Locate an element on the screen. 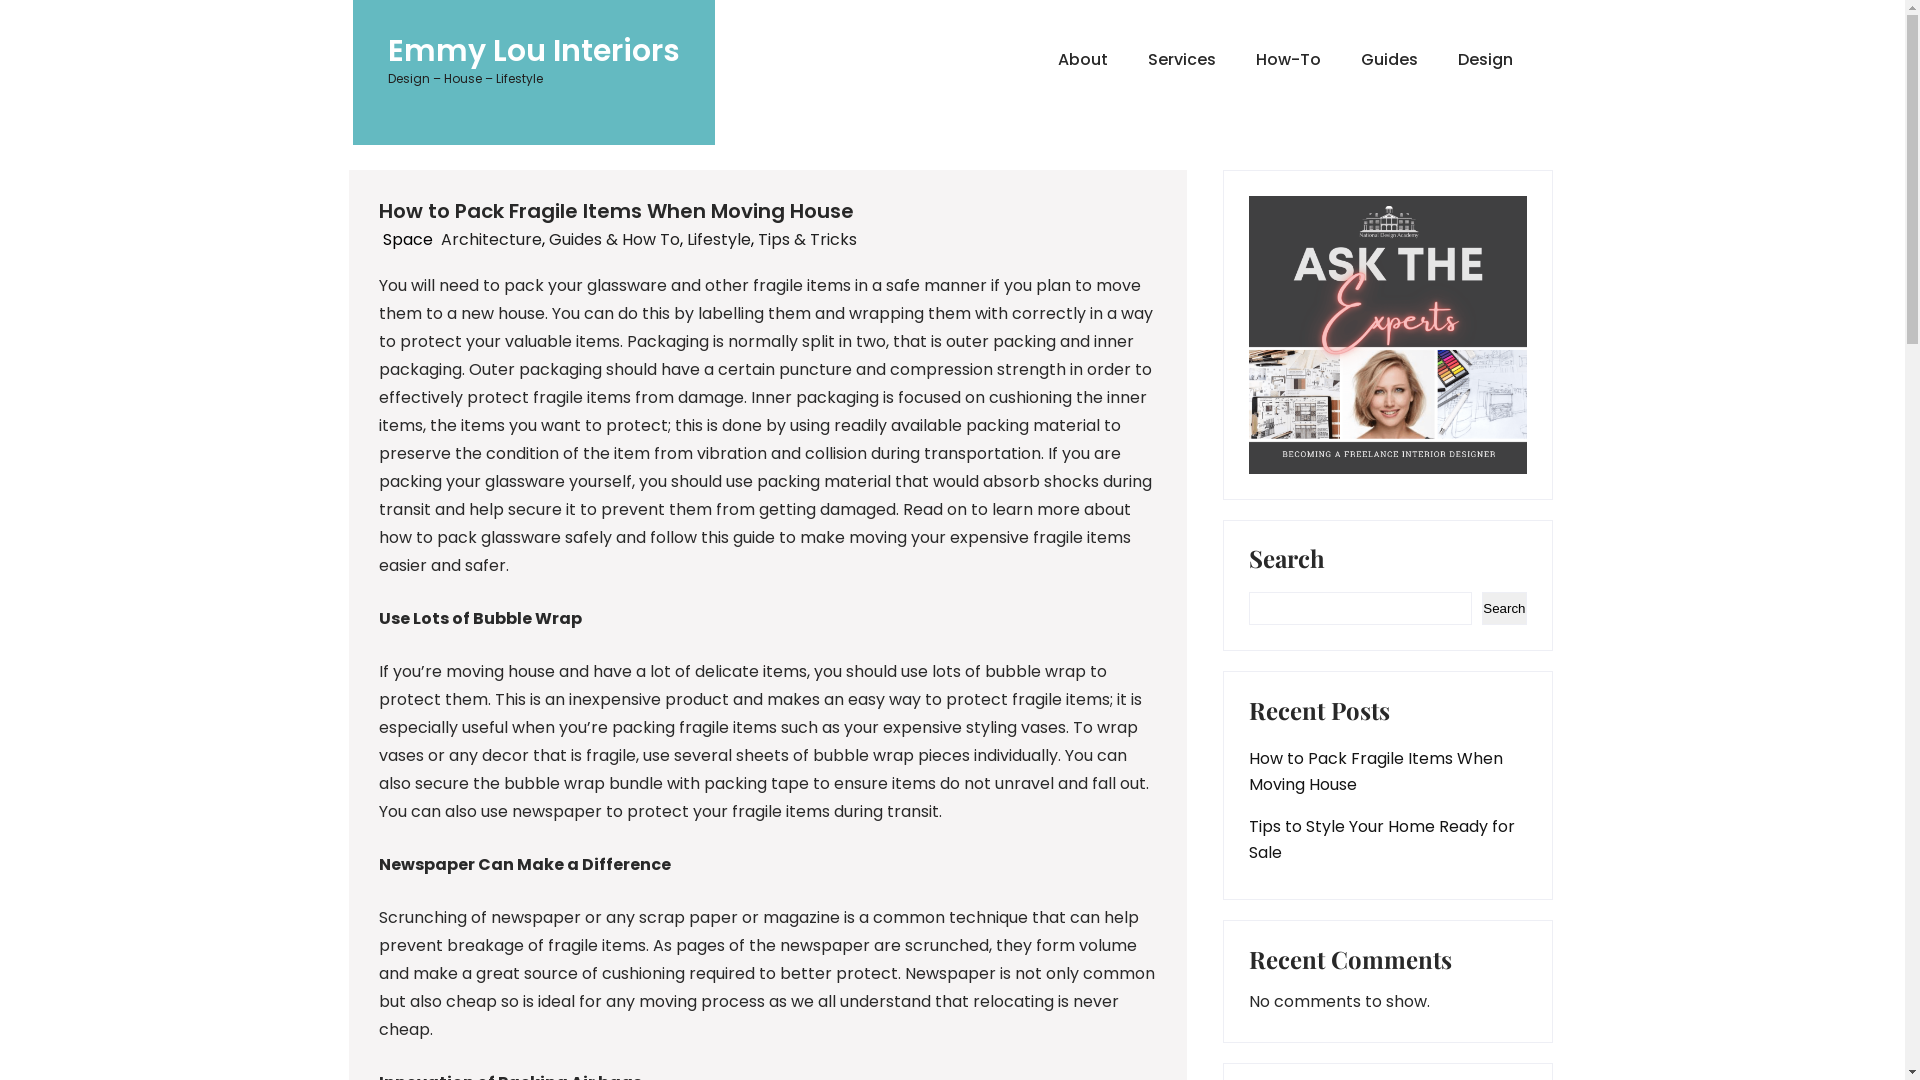  'About' is located at coordinates (1037, 59).